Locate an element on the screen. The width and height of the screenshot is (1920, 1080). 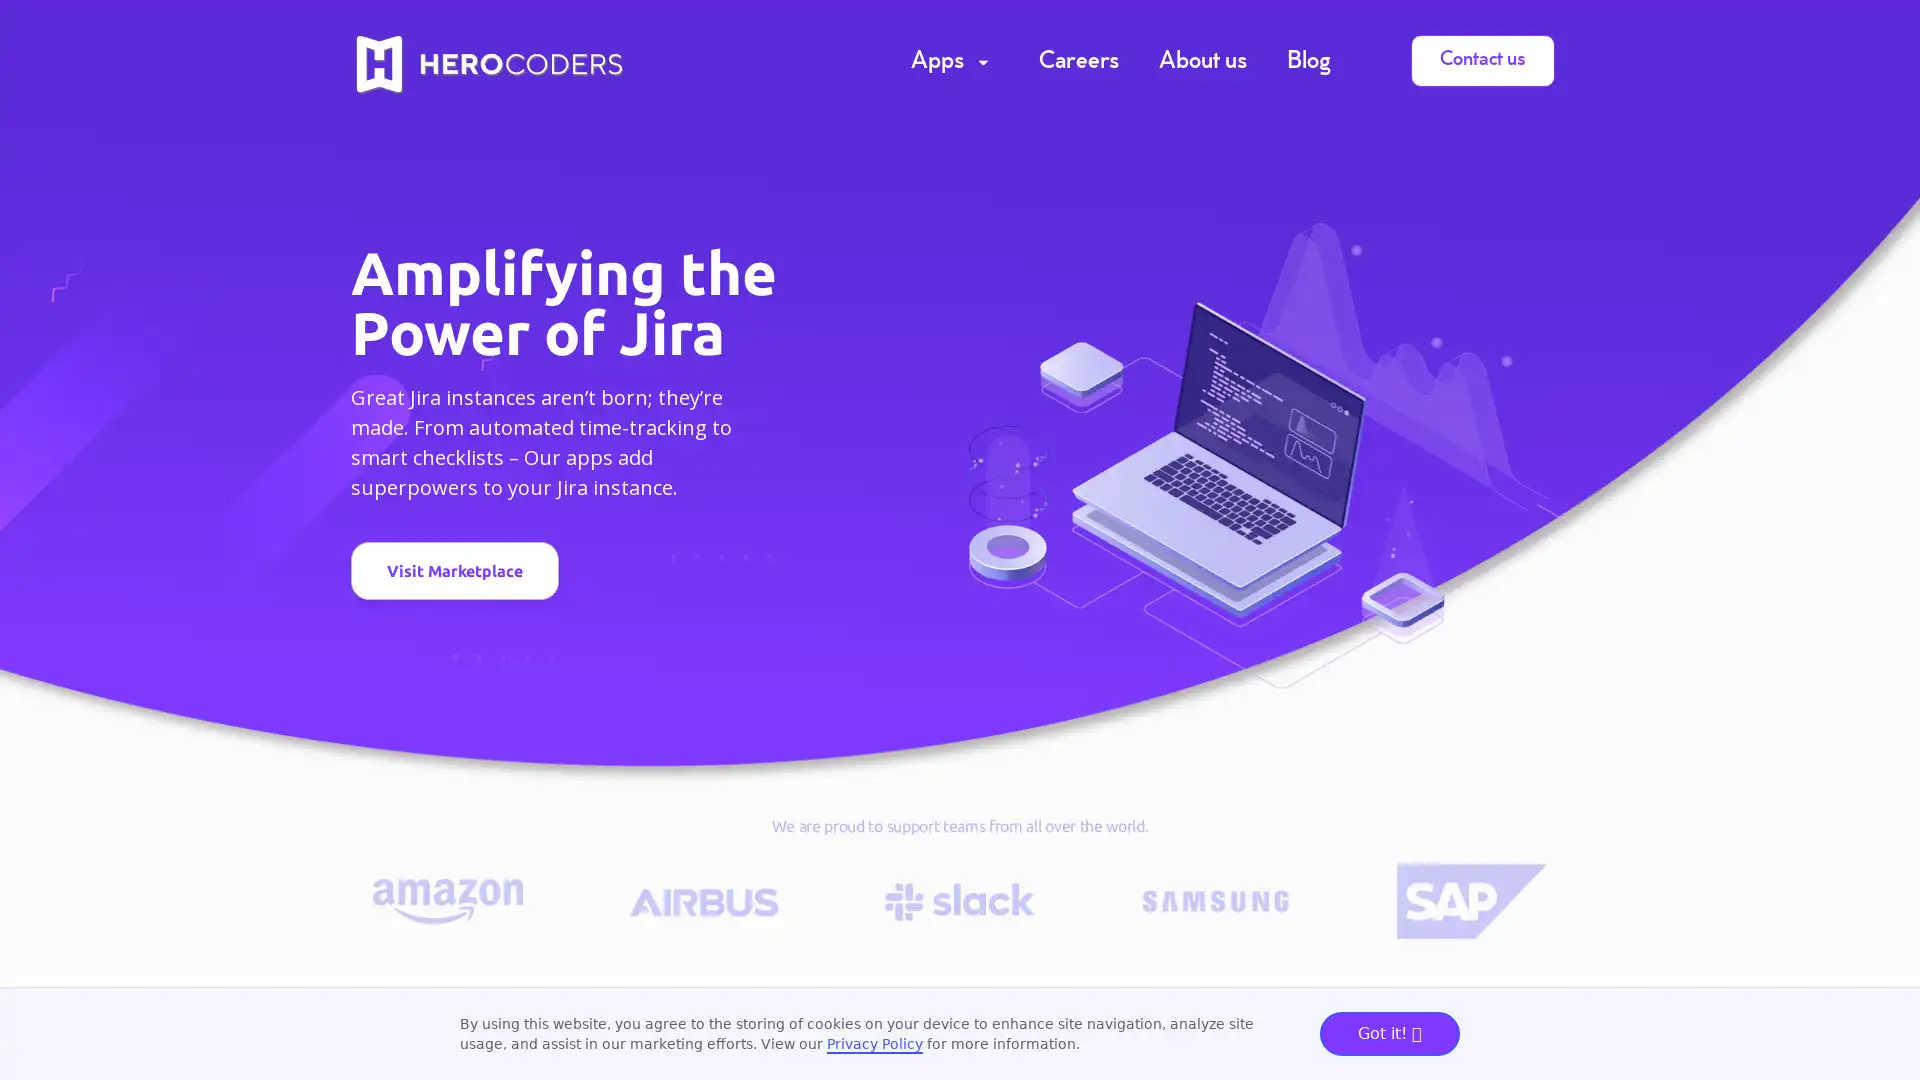
Got it! is located at coordinates (1389, 1033).